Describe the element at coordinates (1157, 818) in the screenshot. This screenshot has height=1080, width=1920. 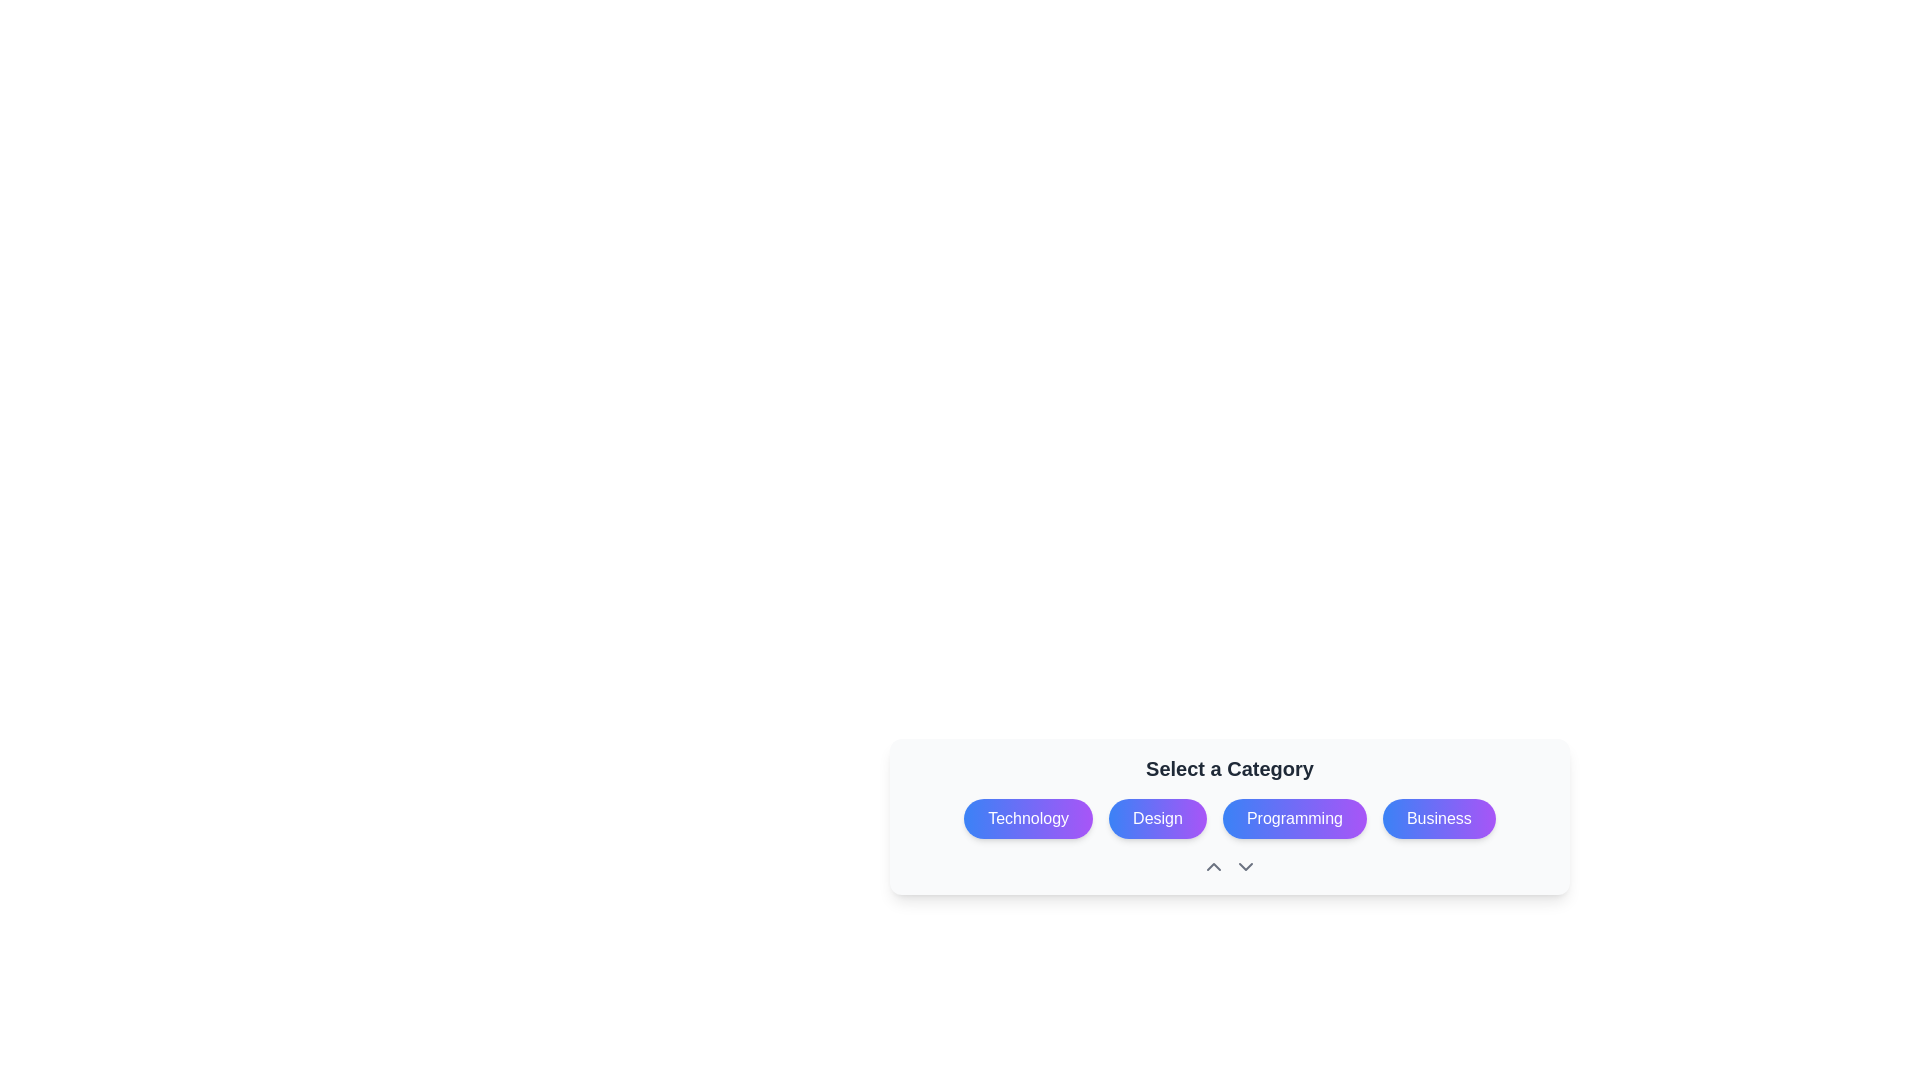
I see `the 'Design' button, which is the second button in a row of four buttons labeled 'Technology', 'Design', 'Programming', and 'Business', located below the header text 'Select a Category'` at that location.